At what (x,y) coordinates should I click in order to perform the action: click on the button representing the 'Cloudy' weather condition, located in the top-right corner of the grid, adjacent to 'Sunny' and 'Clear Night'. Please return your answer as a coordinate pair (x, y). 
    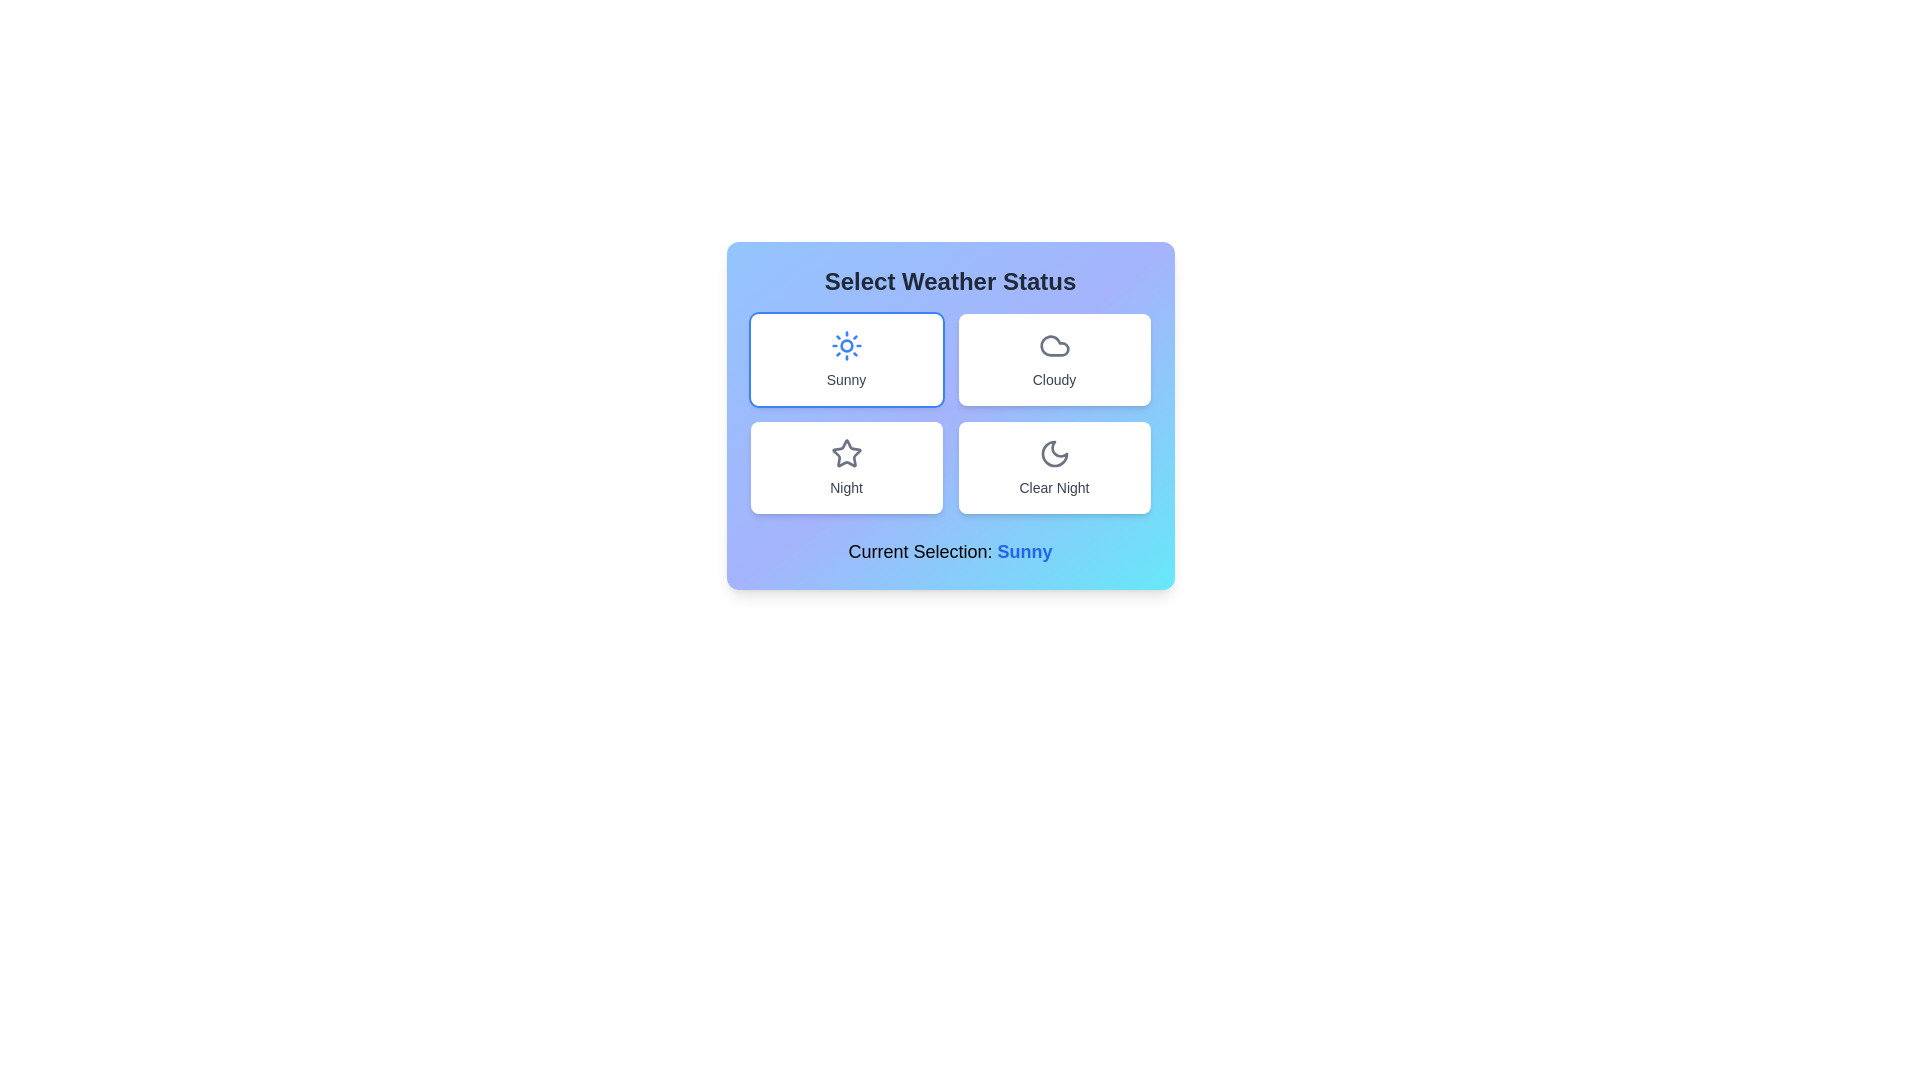
    Looking at the image, I should click on (1053, 358).